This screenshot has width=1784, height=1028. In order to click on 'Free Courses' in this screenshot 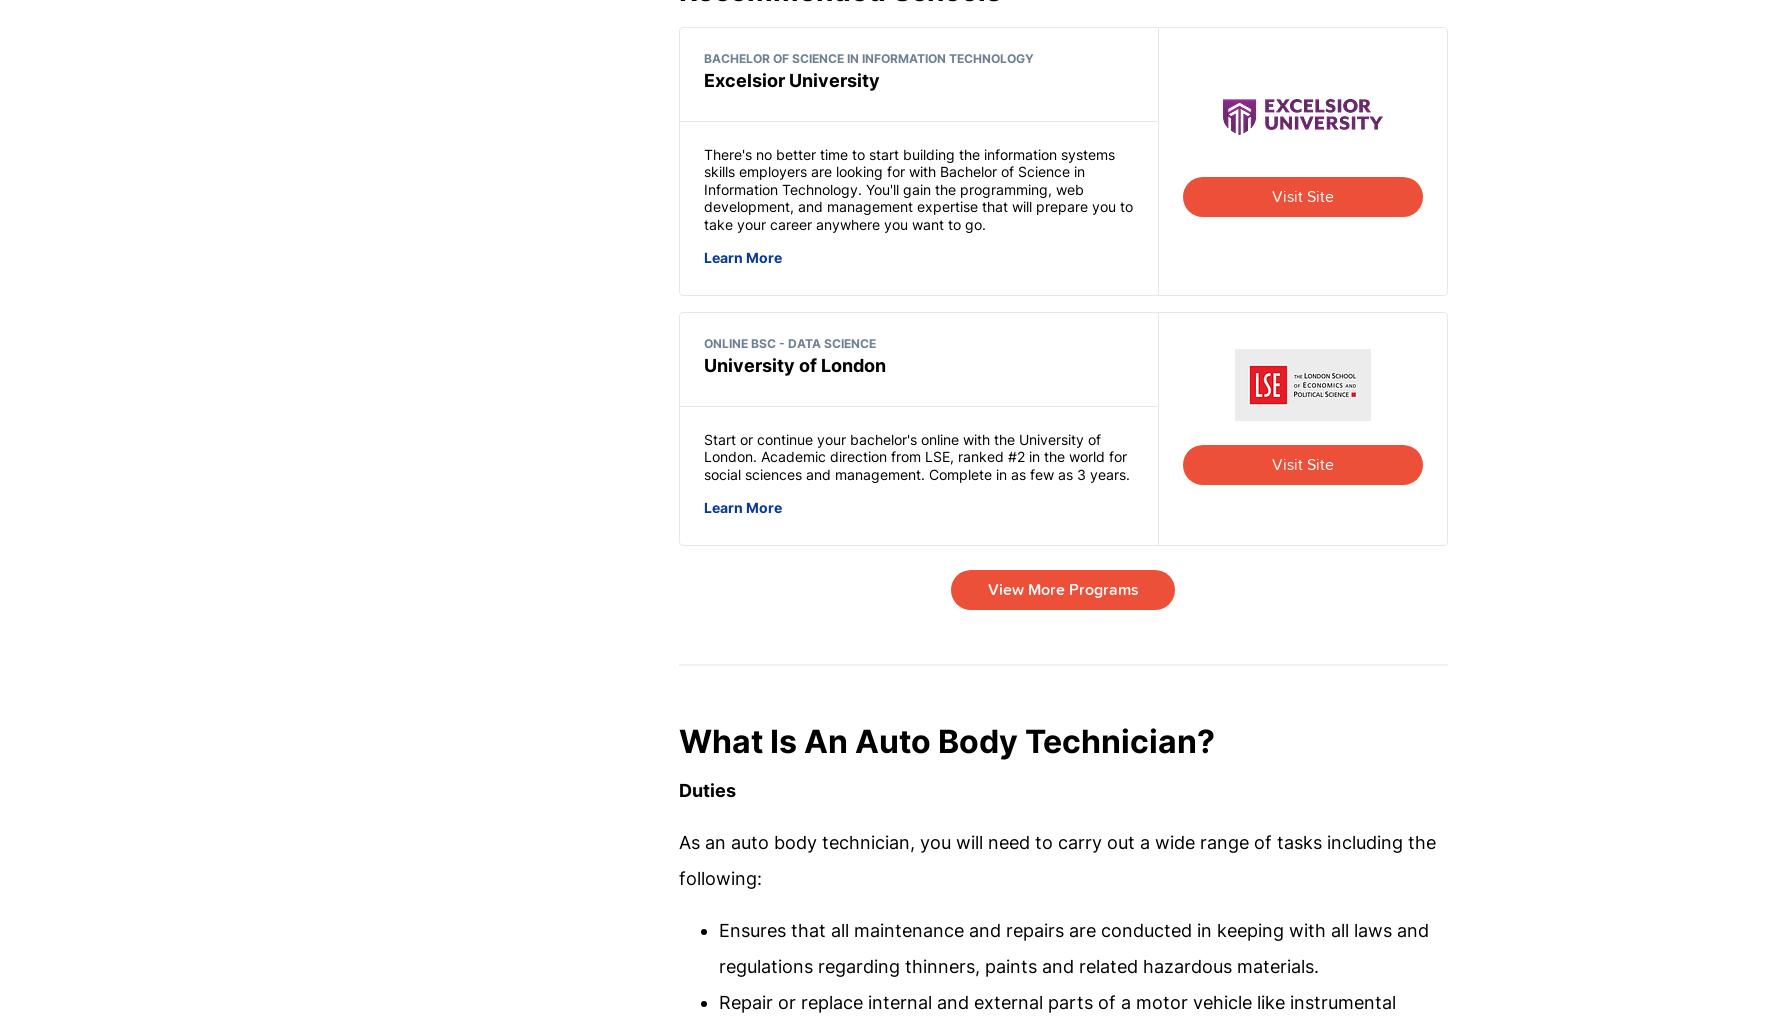, I will do `click(869, 825)`.